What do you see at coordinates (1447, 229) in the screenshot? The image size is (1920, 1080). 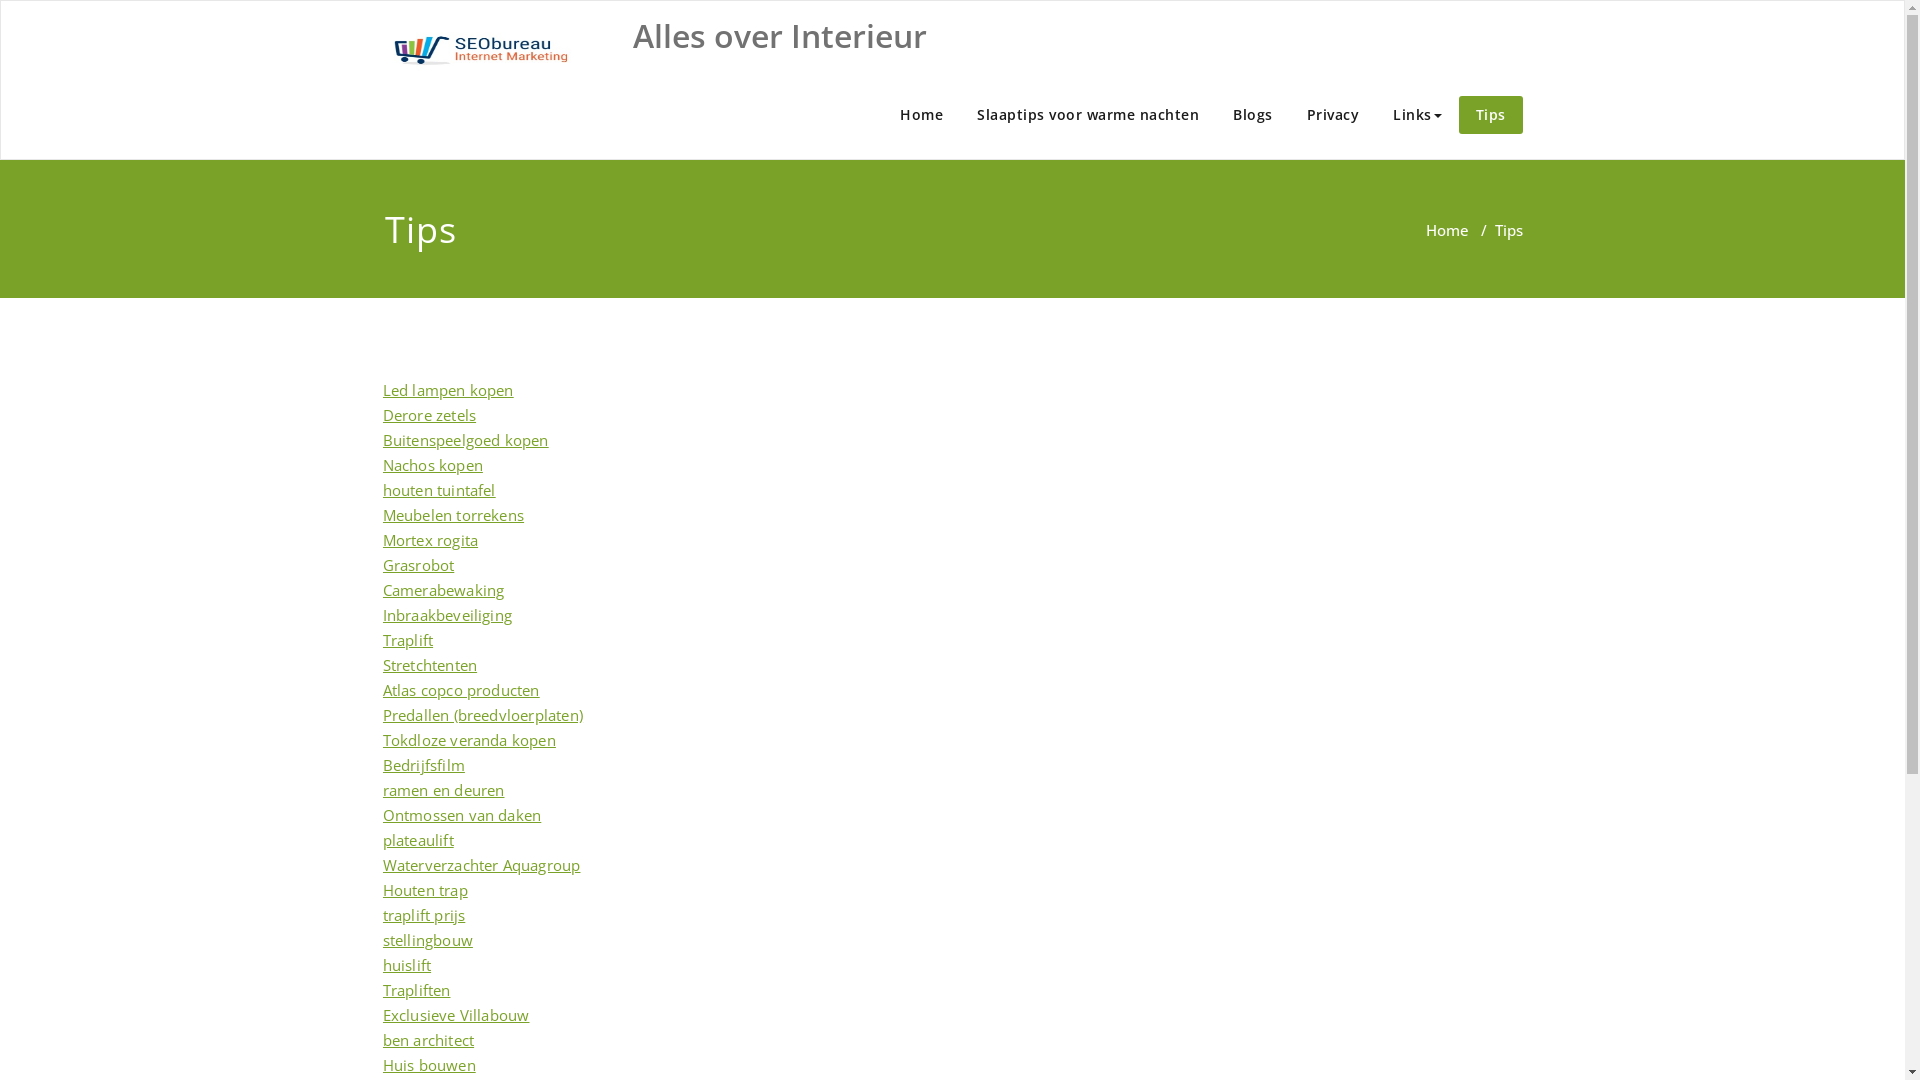 I see `'Home'` at bounding box center [1447, 229].